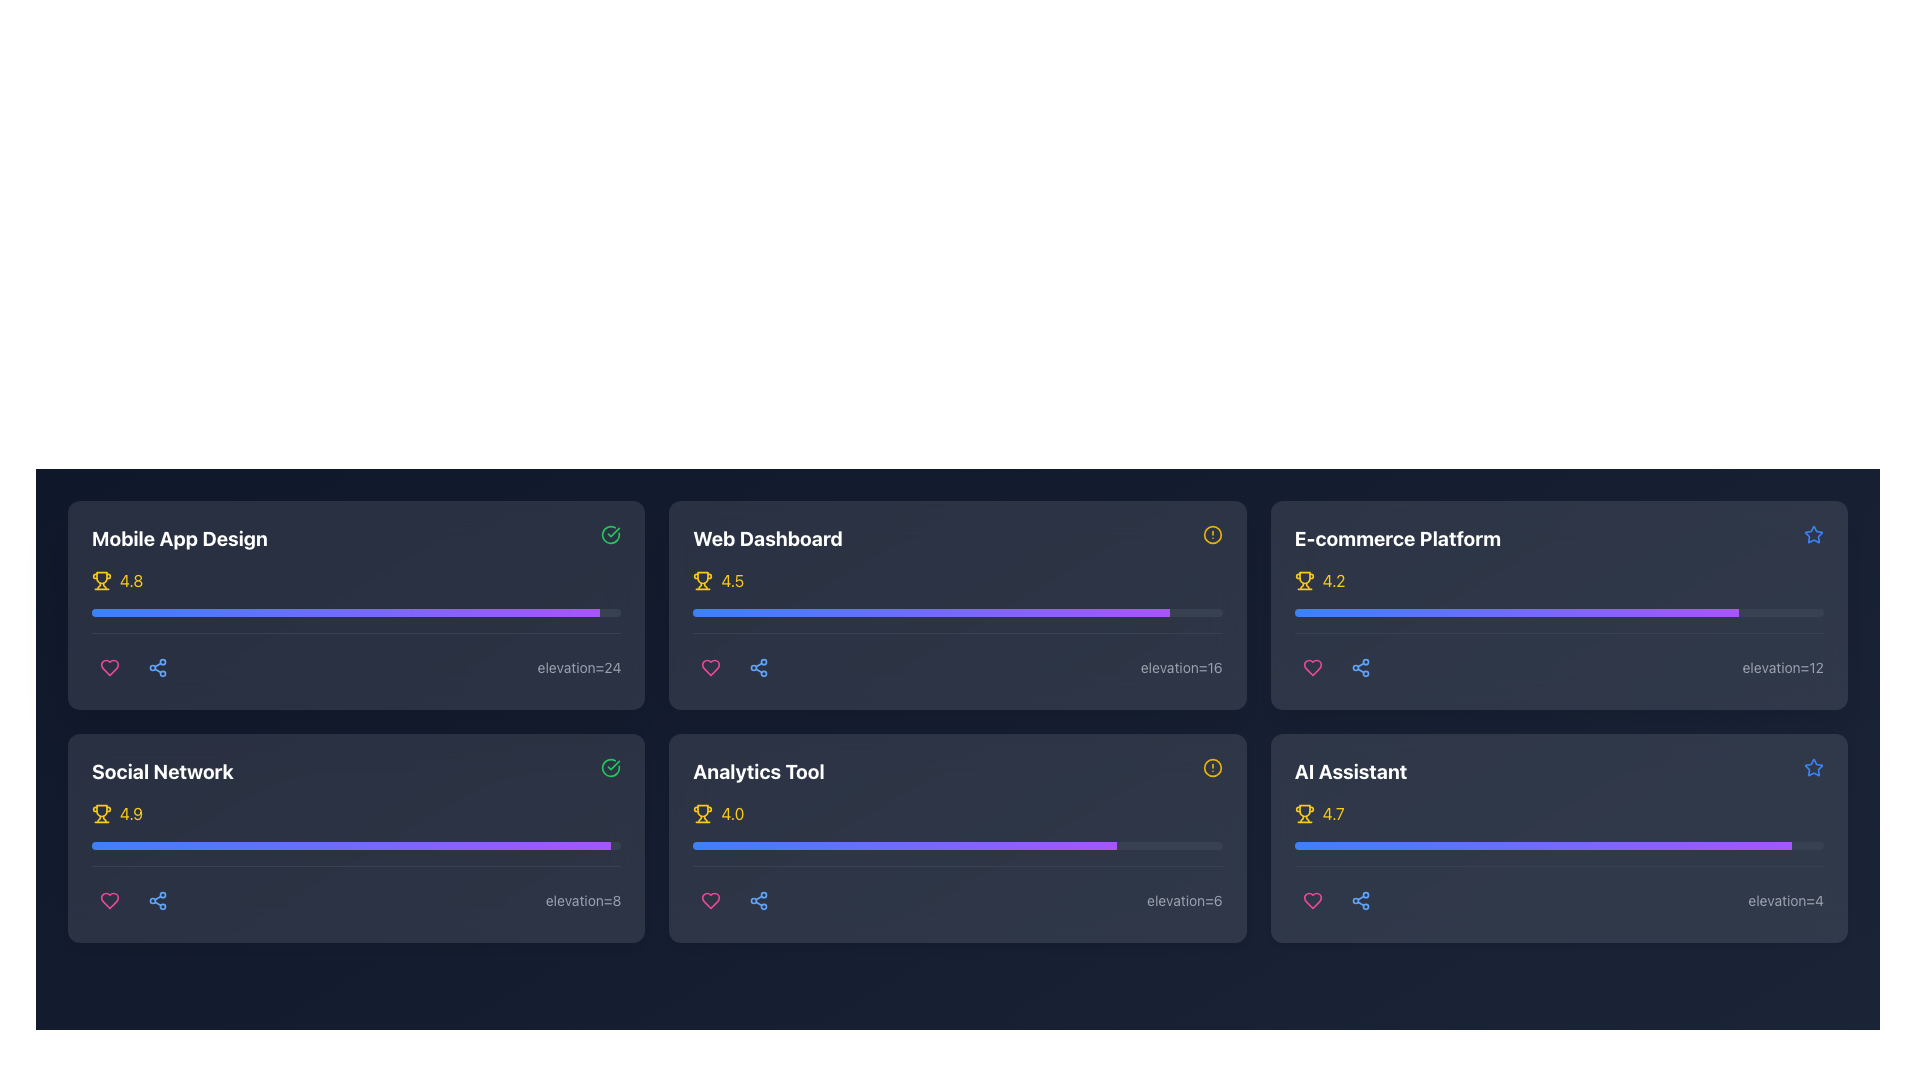 The image size is (1920, 1080). I want to click on the star icon located at the top-right corner of the 'AI Assistant' card to trigger the tooltip or highlight effect, so click(1814, 533).